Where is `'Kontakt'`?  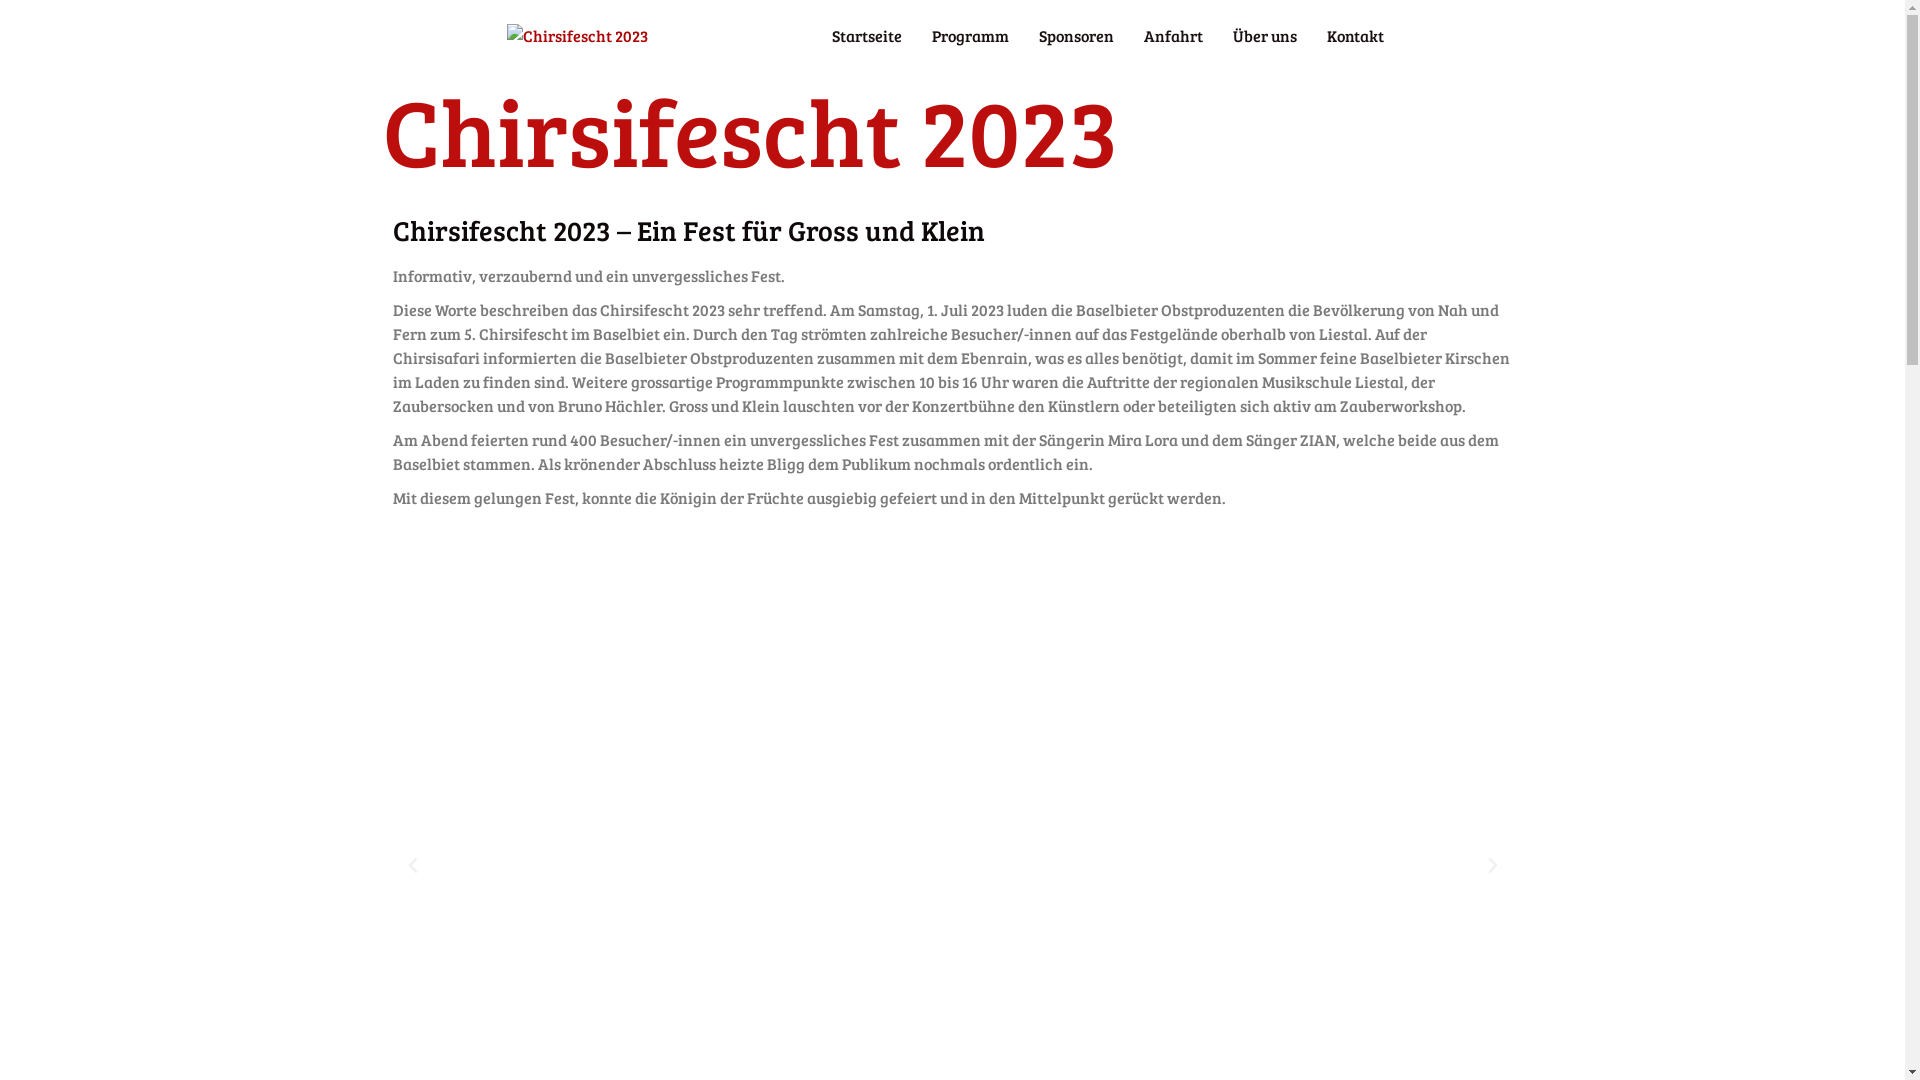
'Kontakt' is located at coordinates (1355, 35).